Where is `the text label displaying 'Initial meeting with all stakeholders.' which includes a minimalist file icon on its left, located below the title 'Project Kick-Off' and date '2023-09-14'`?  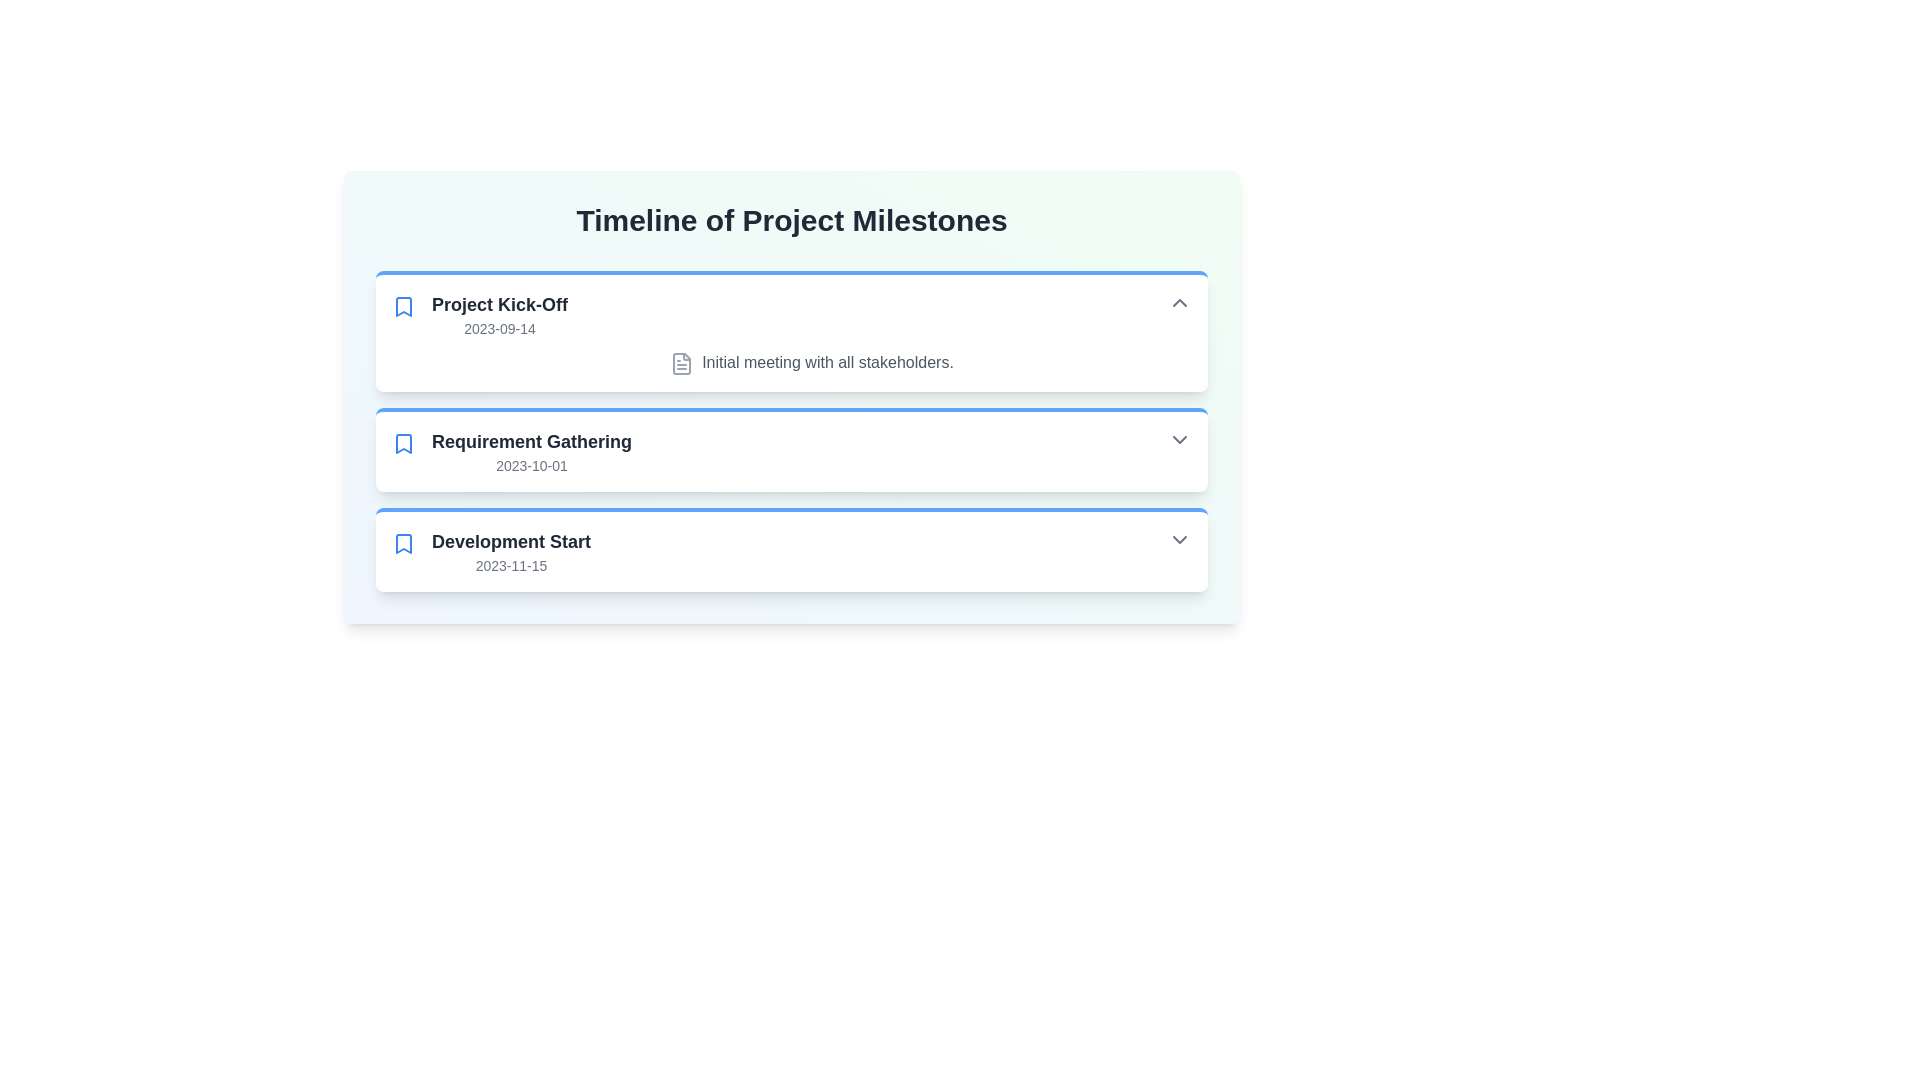
the text label displaying 'Initial meeting with all stakeholders.' which includes a minimalist file icon on its left, located below the title 'Project Kick-Off' and date '2023-09-14' is located at coordinates (811, 362).